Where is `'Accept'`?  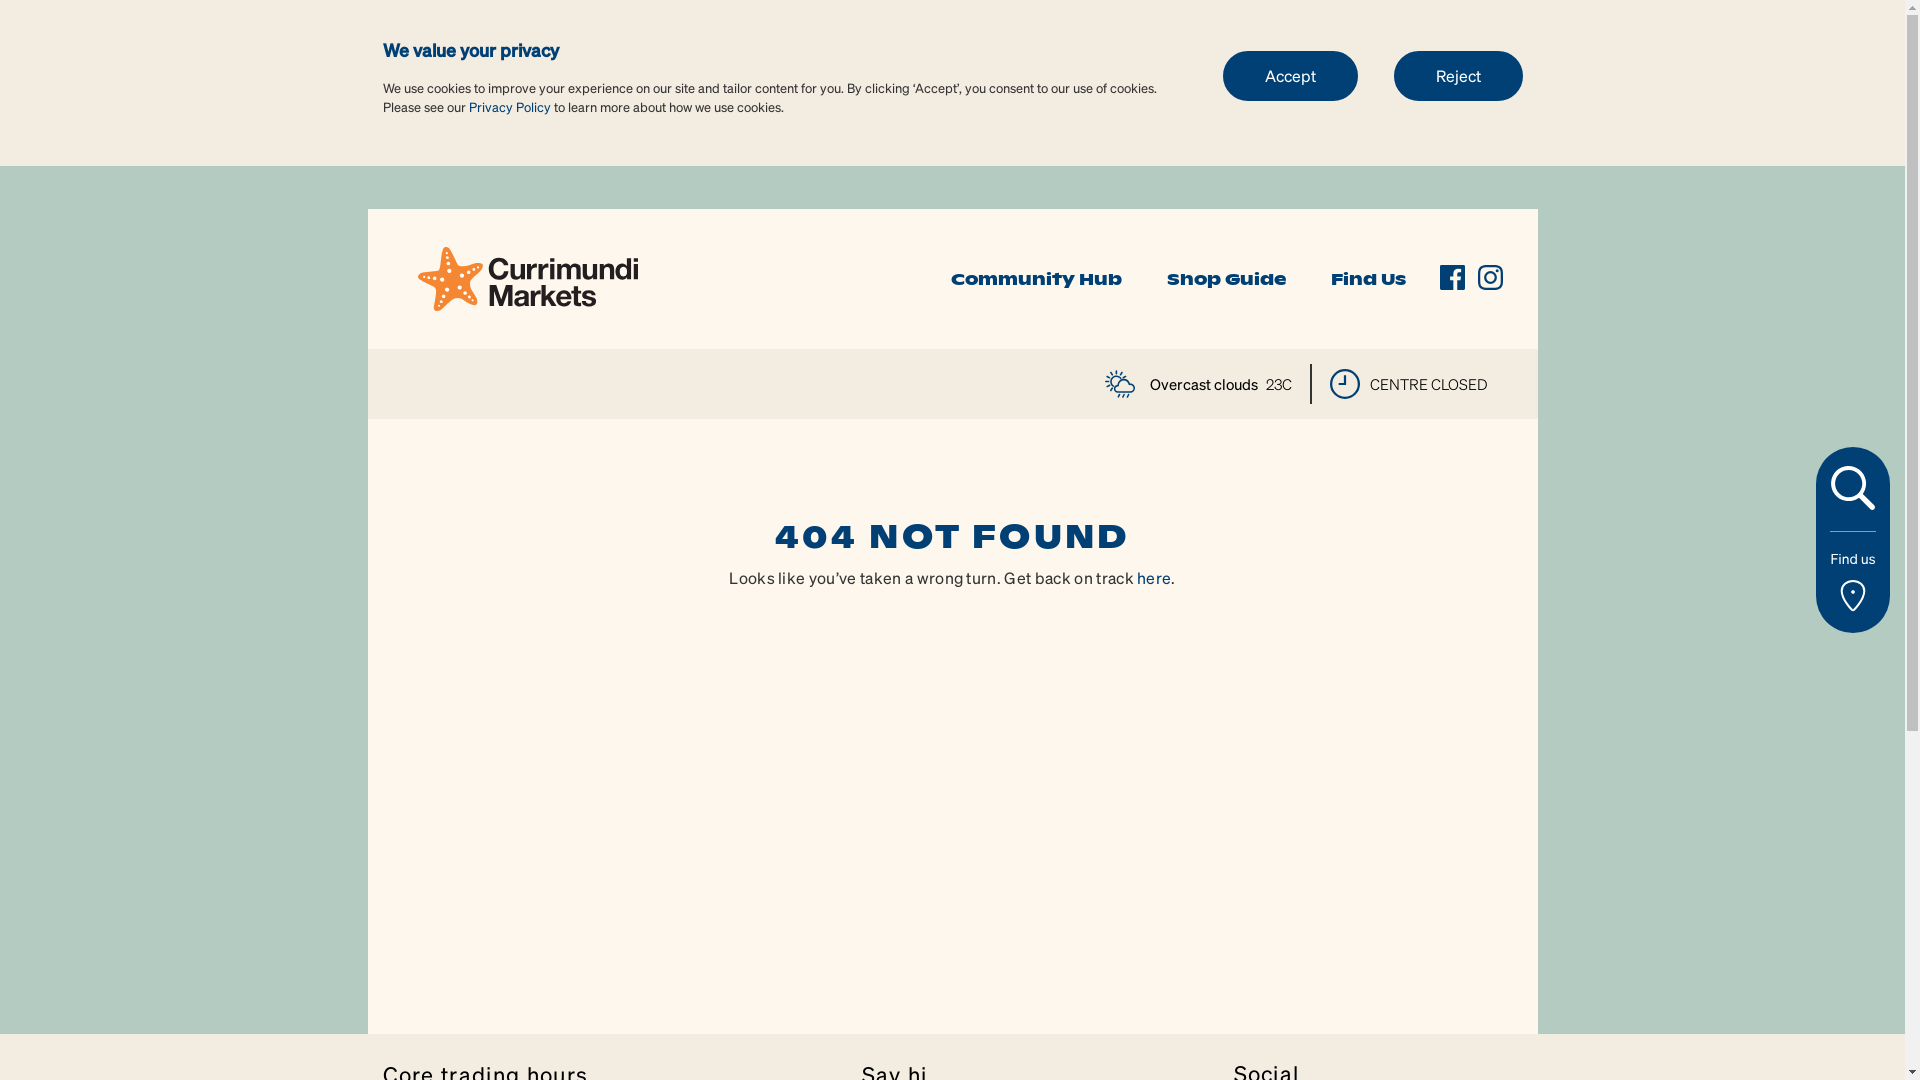
'Accept' is located at coordinates (1289, 73).